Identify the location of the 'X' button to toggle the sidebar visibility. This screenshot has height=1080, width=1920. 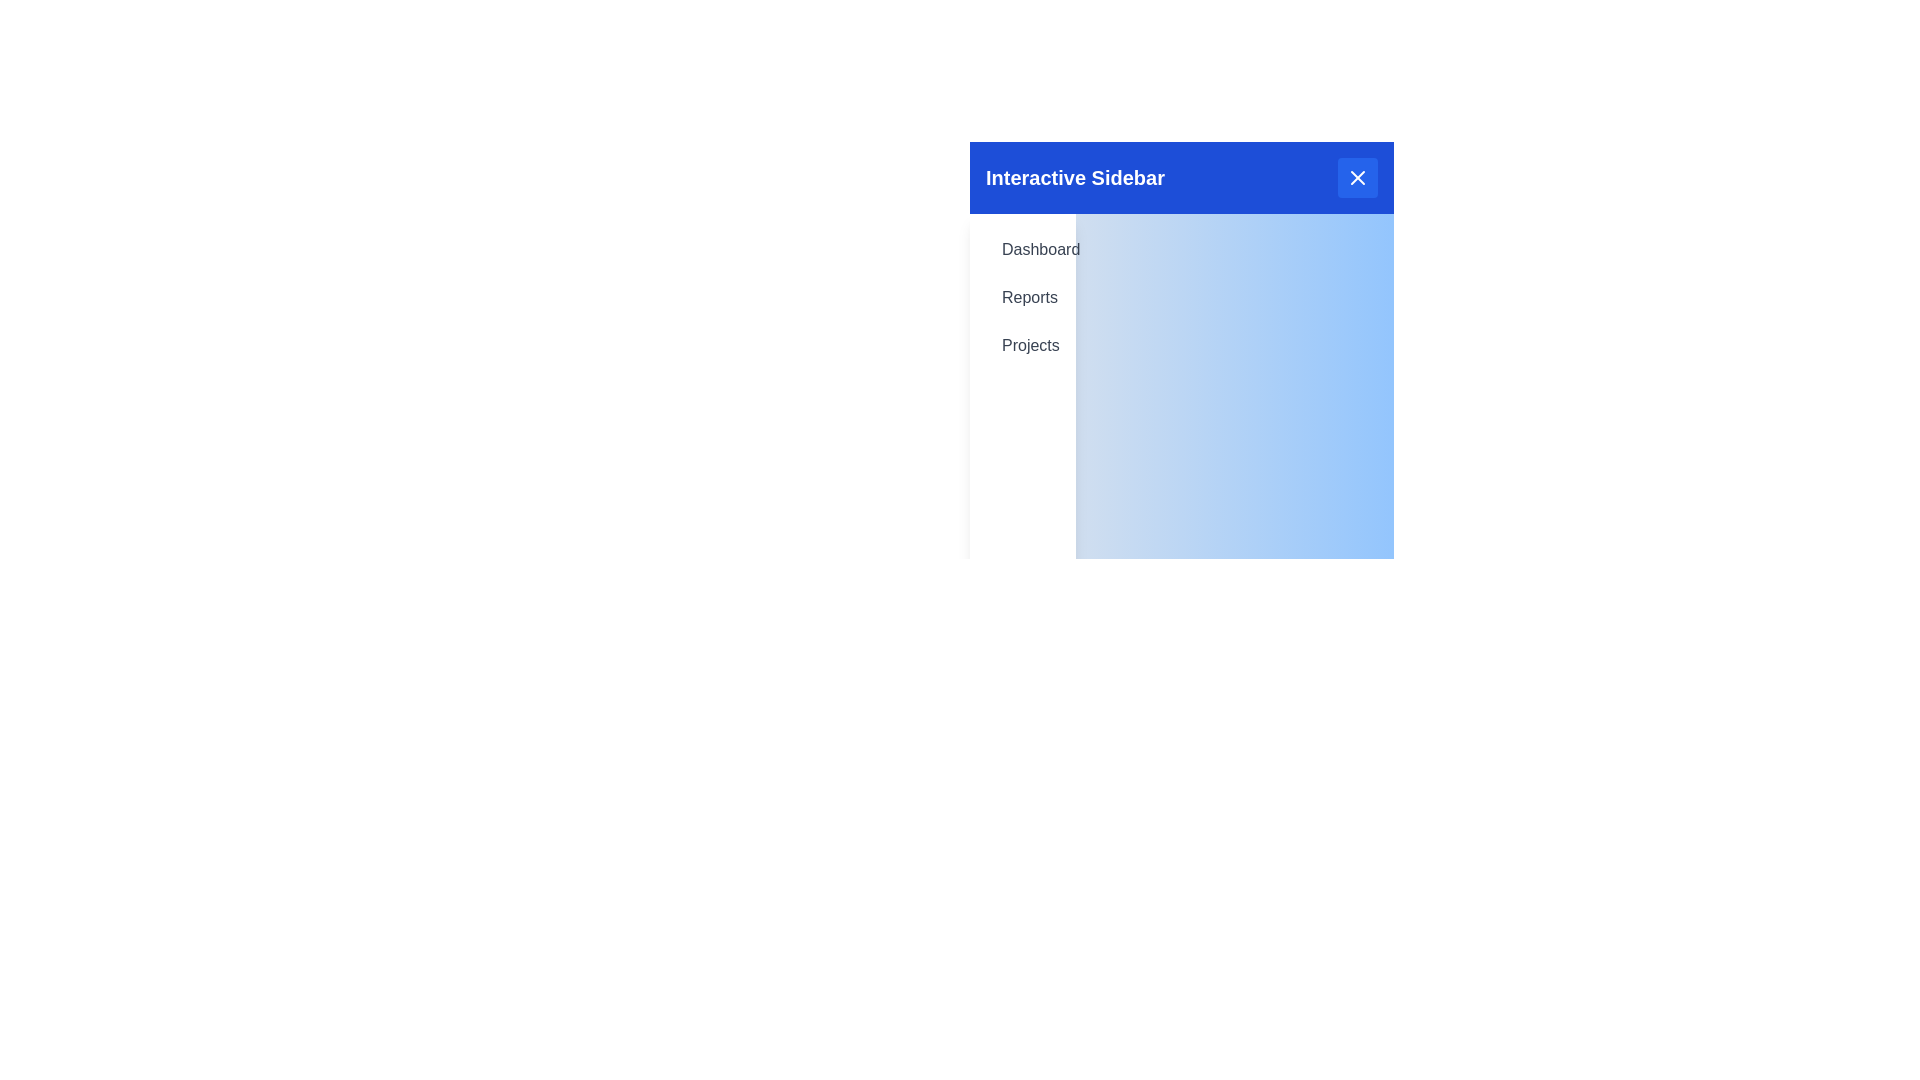
(1358, 176).